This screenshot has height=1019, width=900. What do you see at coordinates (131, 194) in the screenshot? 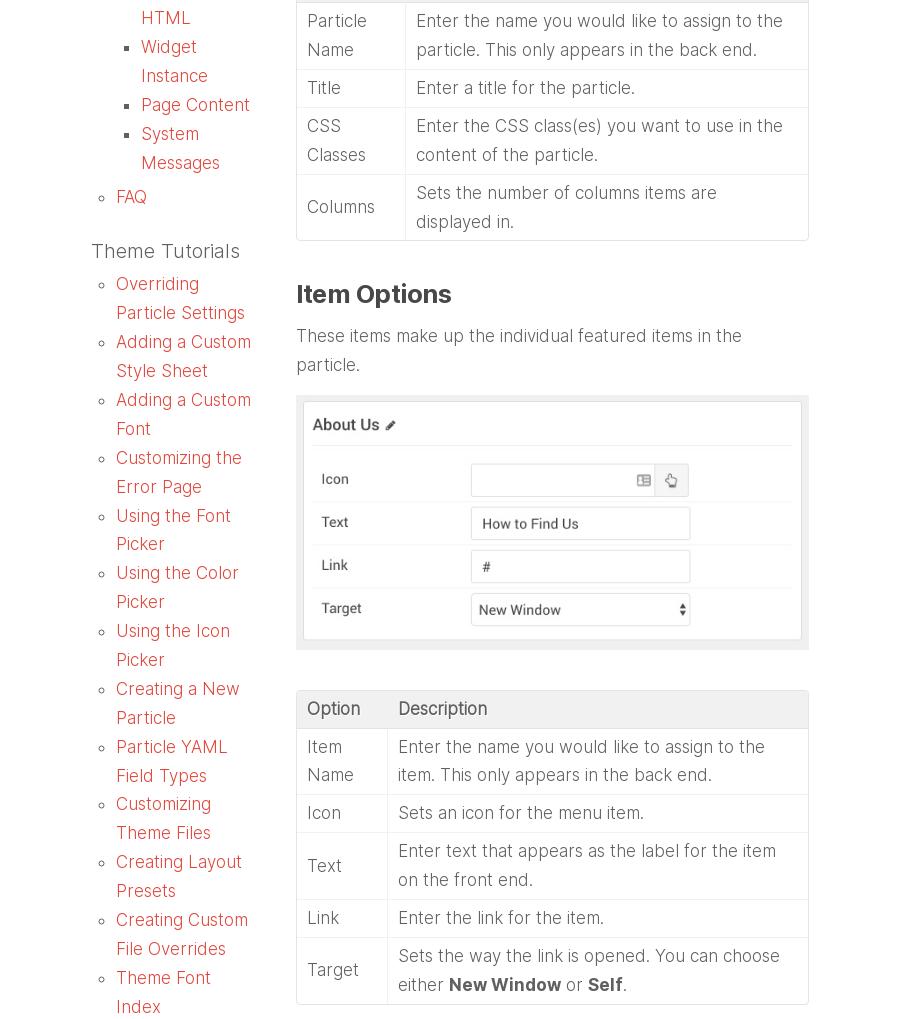
I see `'FAQ'` at bounding box center [131, 194].